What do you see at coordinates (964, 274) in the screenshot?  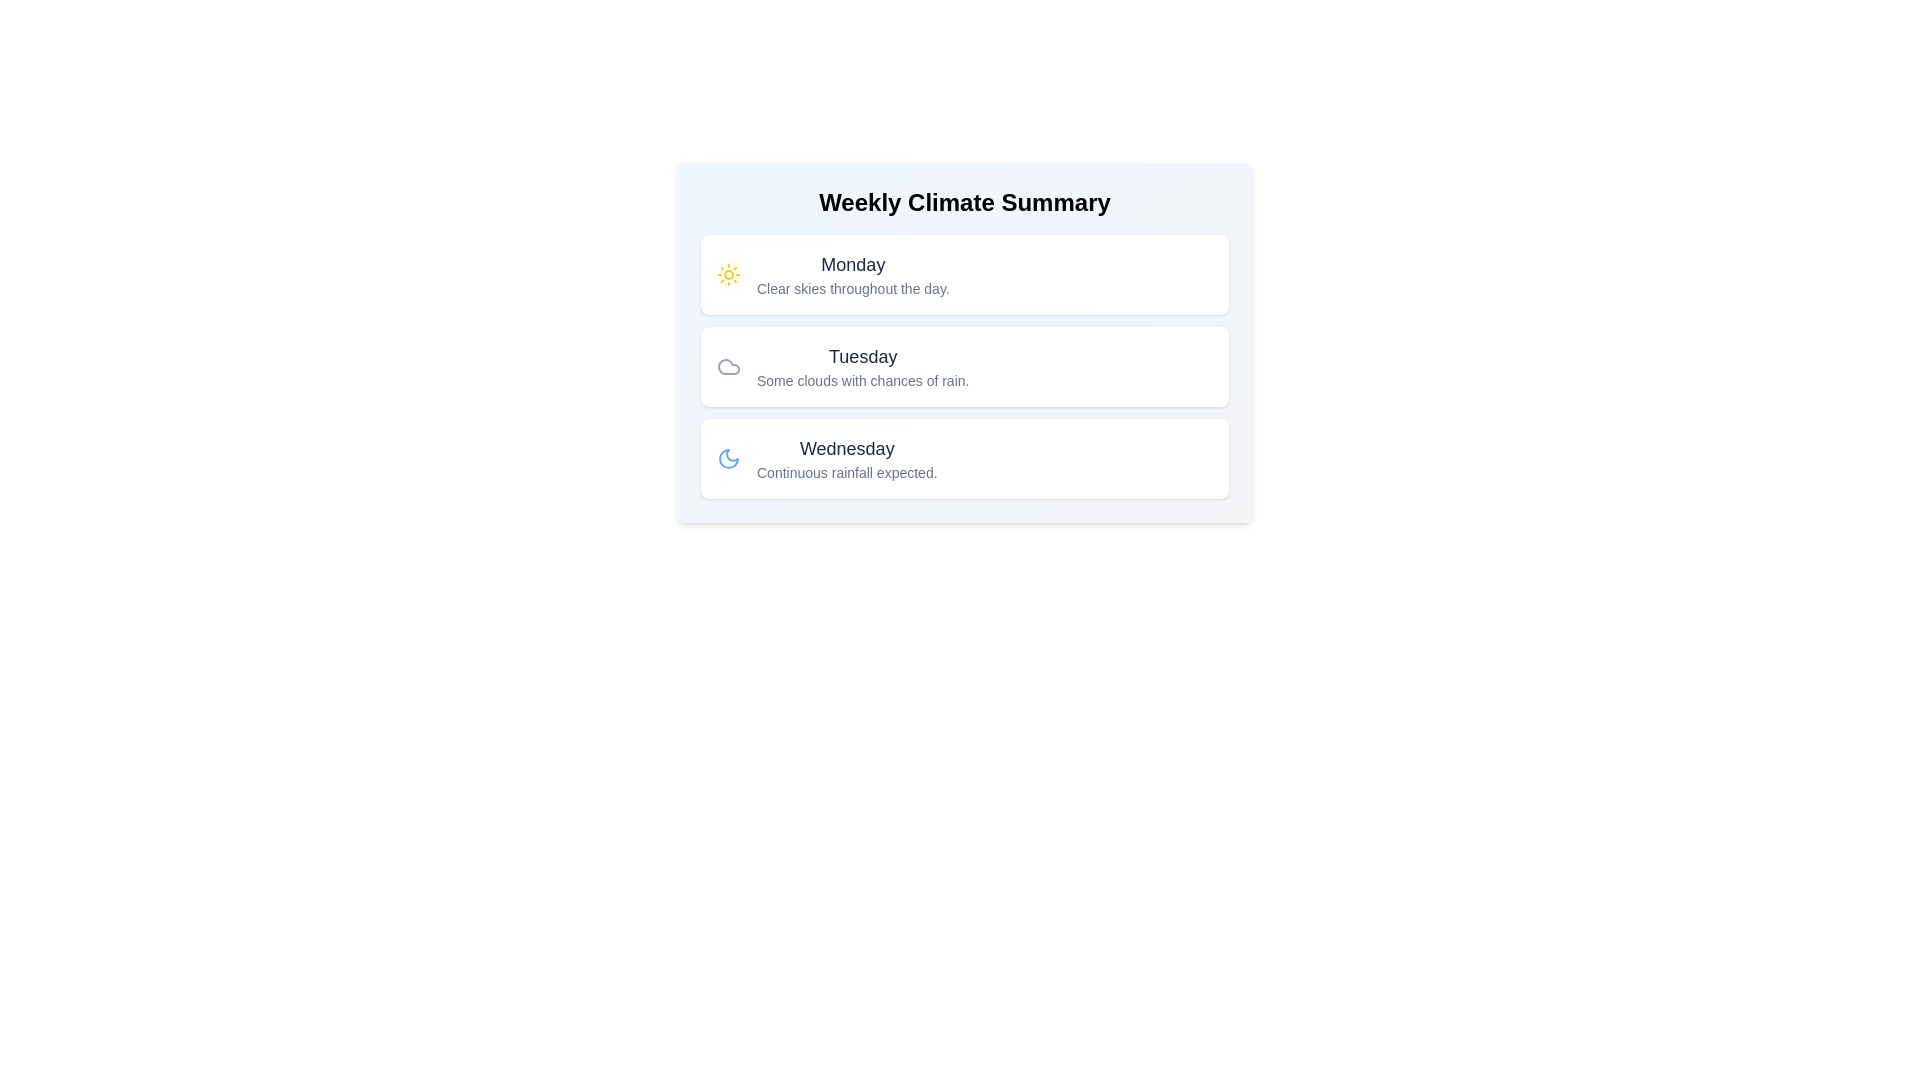 I see `the record for Monday` at bounding box center [964, 274].